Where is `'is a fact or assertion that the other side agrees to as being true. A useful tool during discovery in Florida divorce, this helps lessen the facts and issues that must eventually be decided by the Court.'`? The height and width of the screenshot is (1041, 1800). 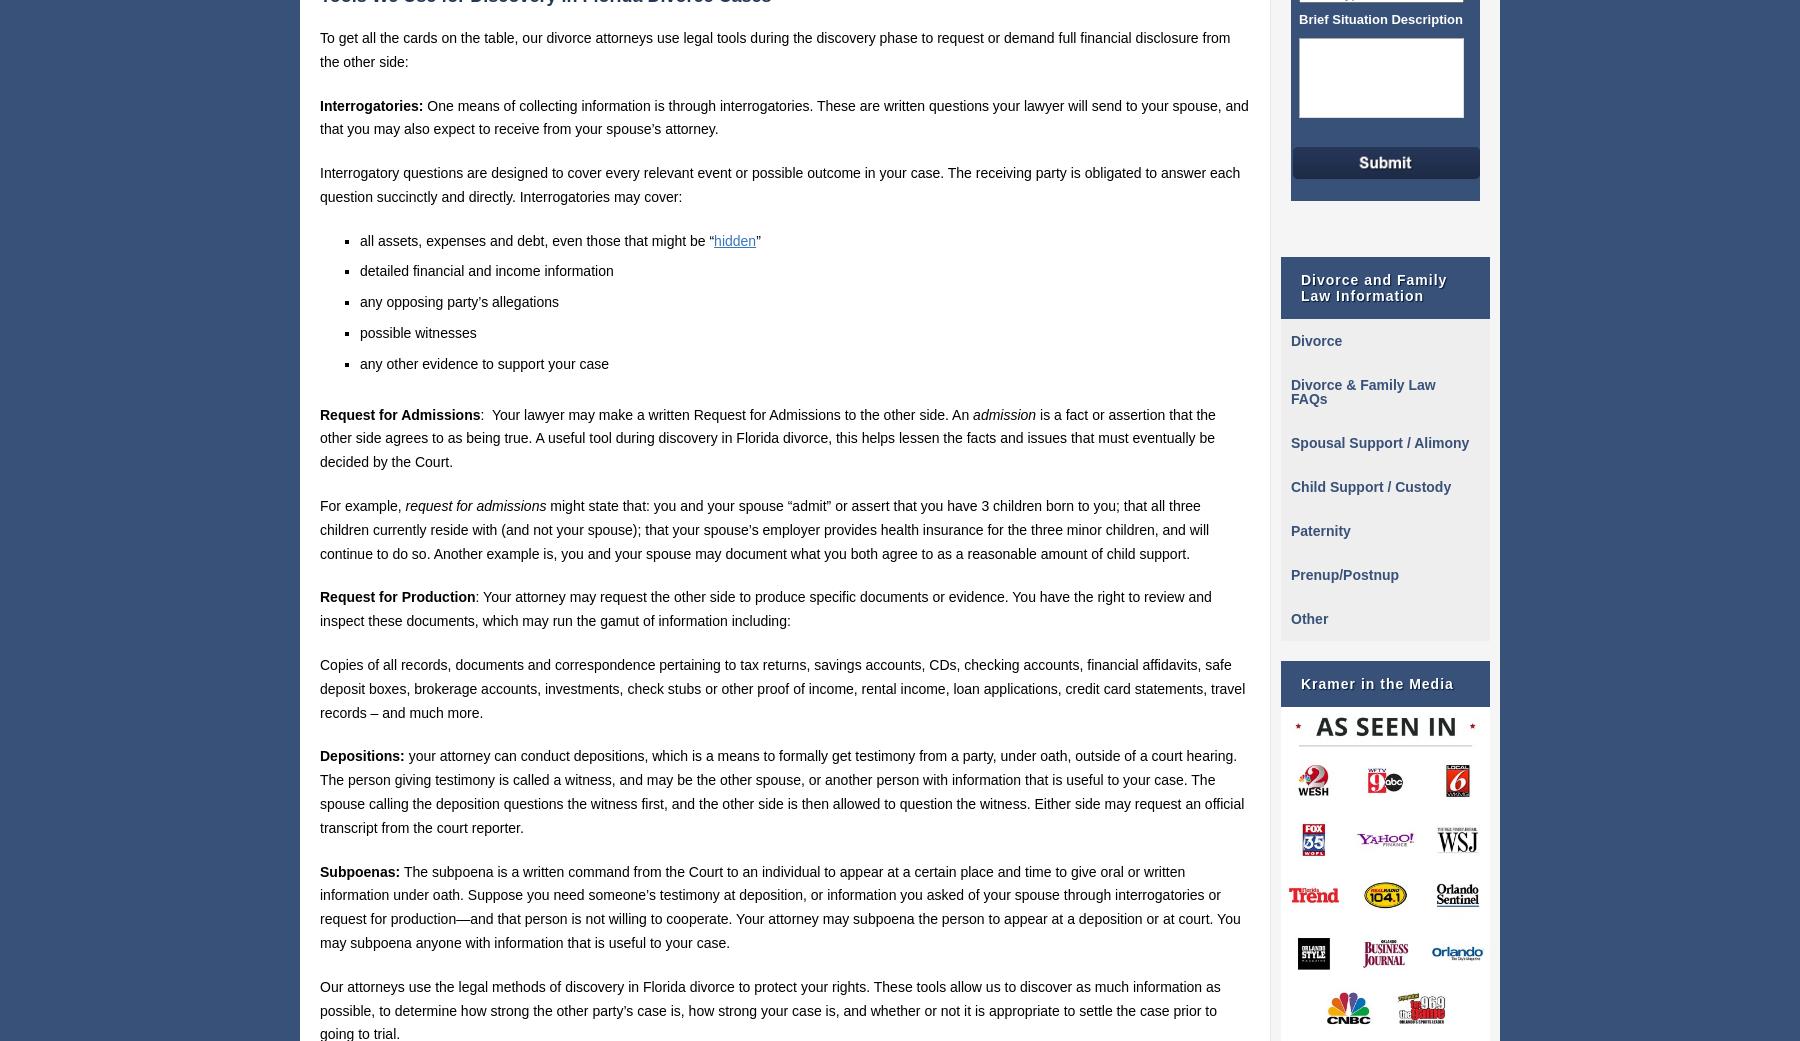
'is a fact or assertion that the other side agrees to as being true. A useful tool during discovery in Florida divorce, this helps lessen the facts and issues that must eventually be decided by the Court.' is located at coordinates (766, 436).